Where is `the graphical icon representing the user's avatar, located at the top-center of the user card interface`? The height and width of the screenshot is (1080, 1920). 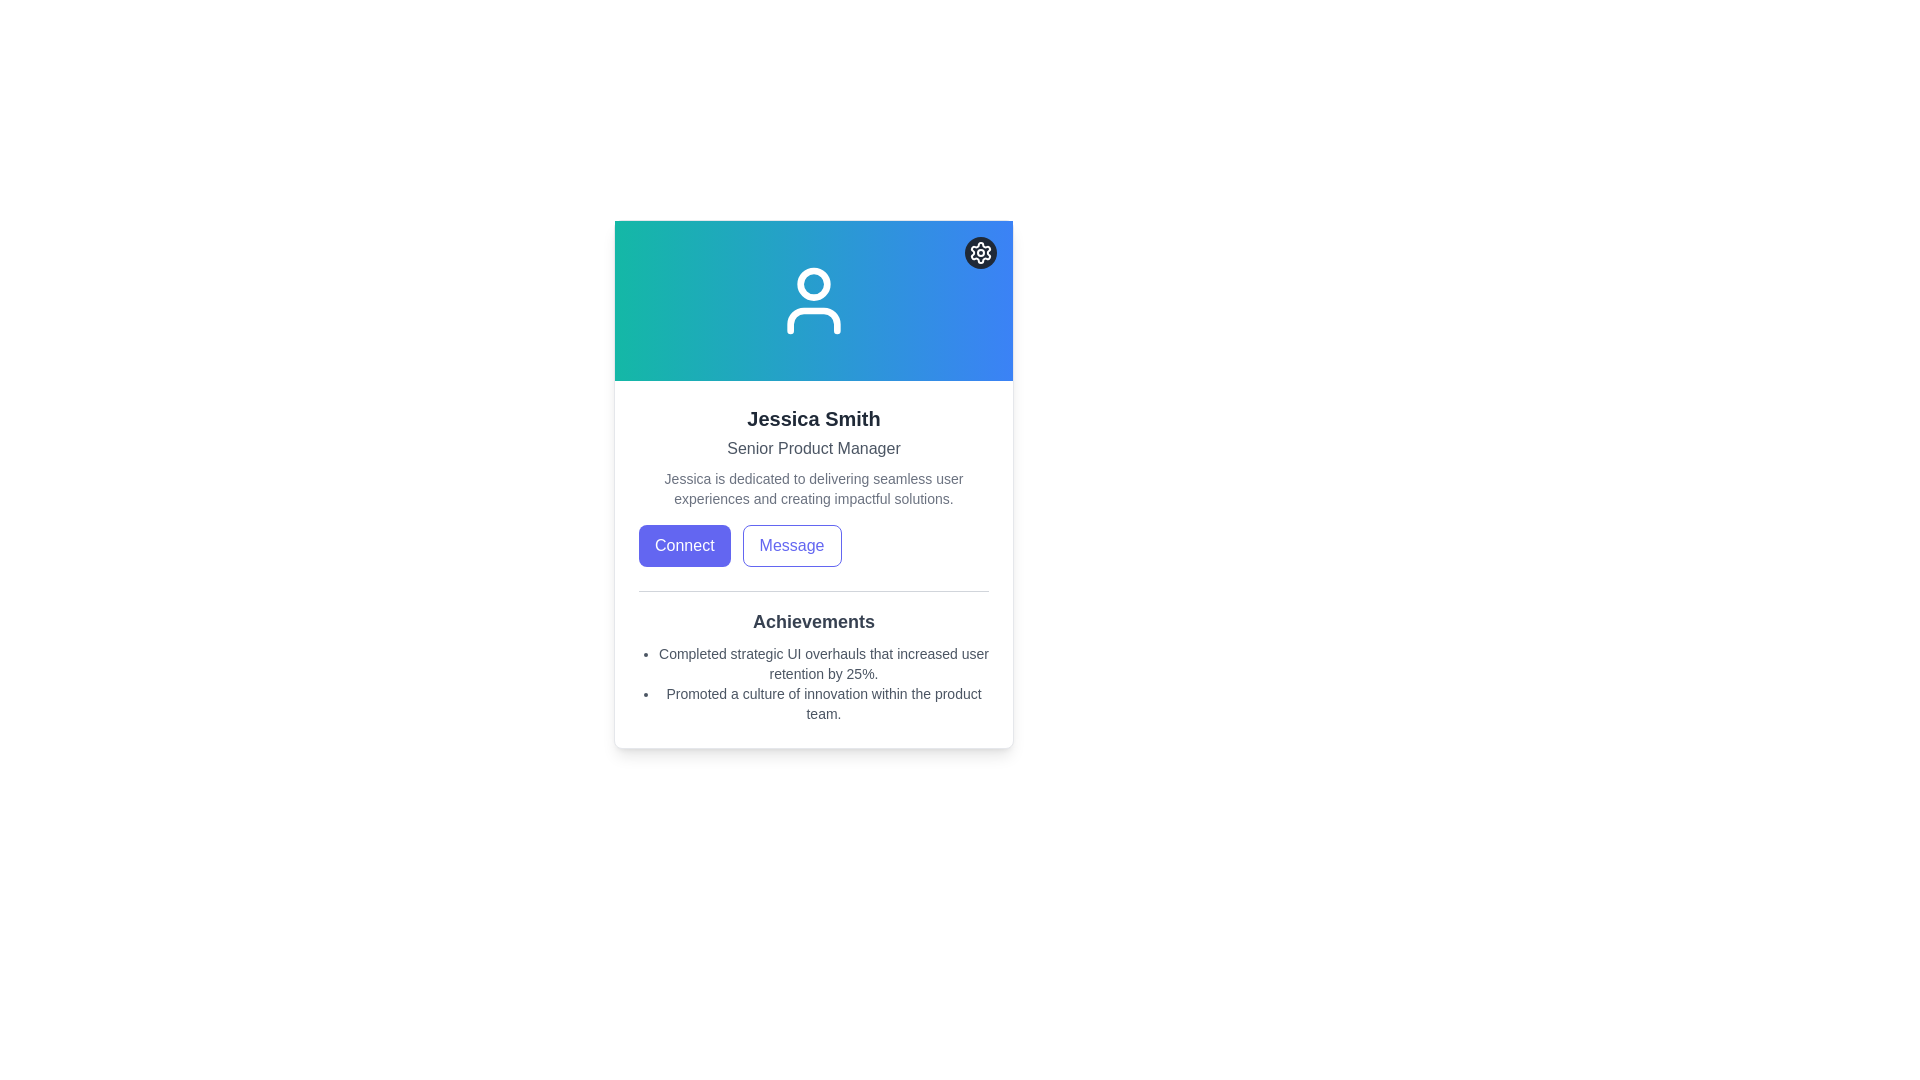 the graphical icon representing the user's avatar, located at the top-center of the user card interface is located at coordinates (814, 284).